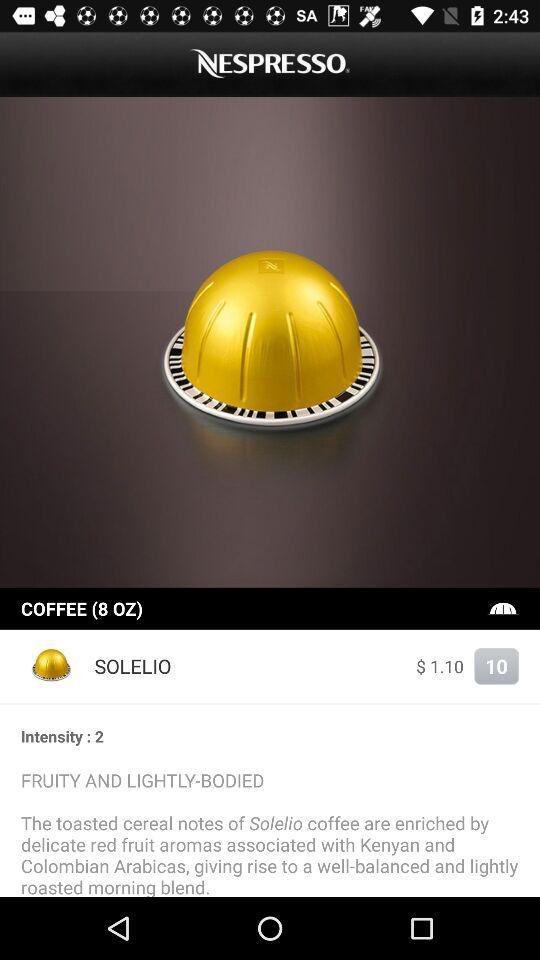  I want to click on the icon to the right of coffee (8 oz) icon, so click(502, 607).